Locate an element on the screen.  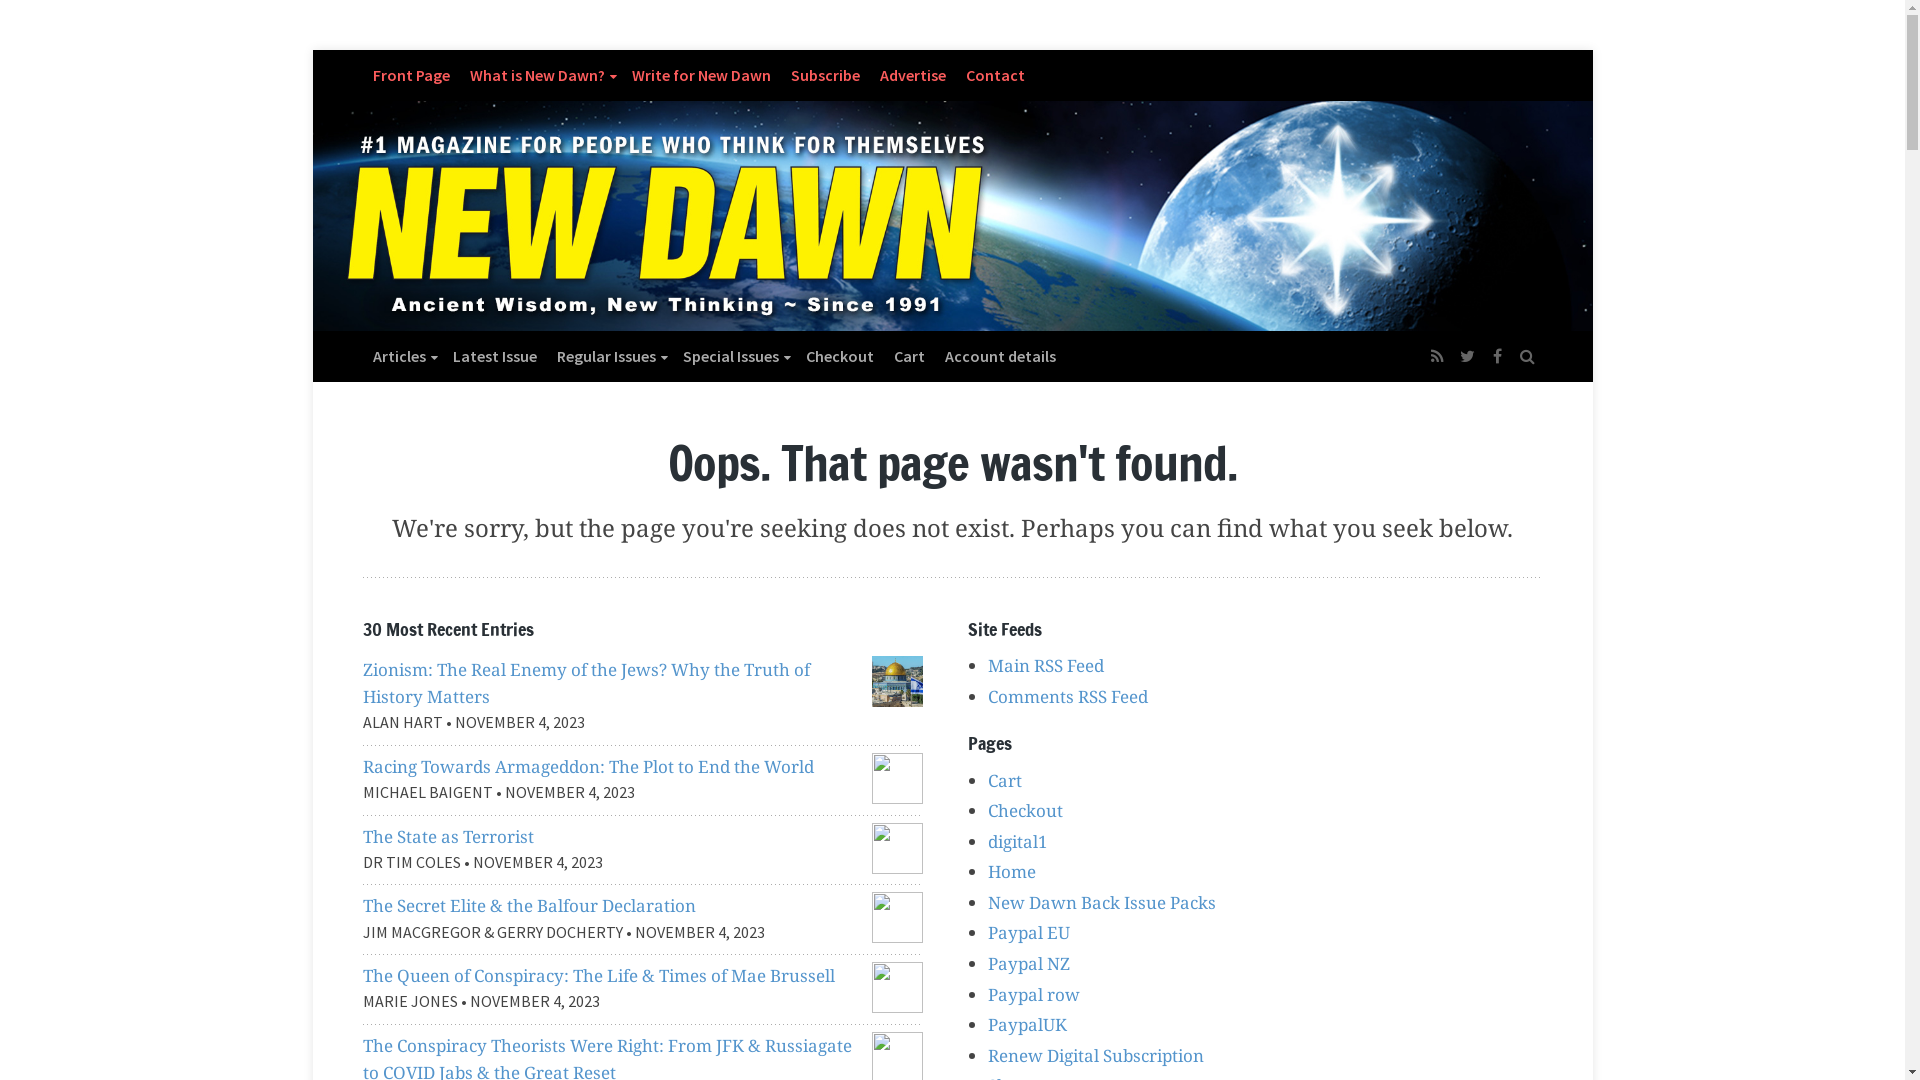
'Regular Issues' is located at coordinates (546, 354).